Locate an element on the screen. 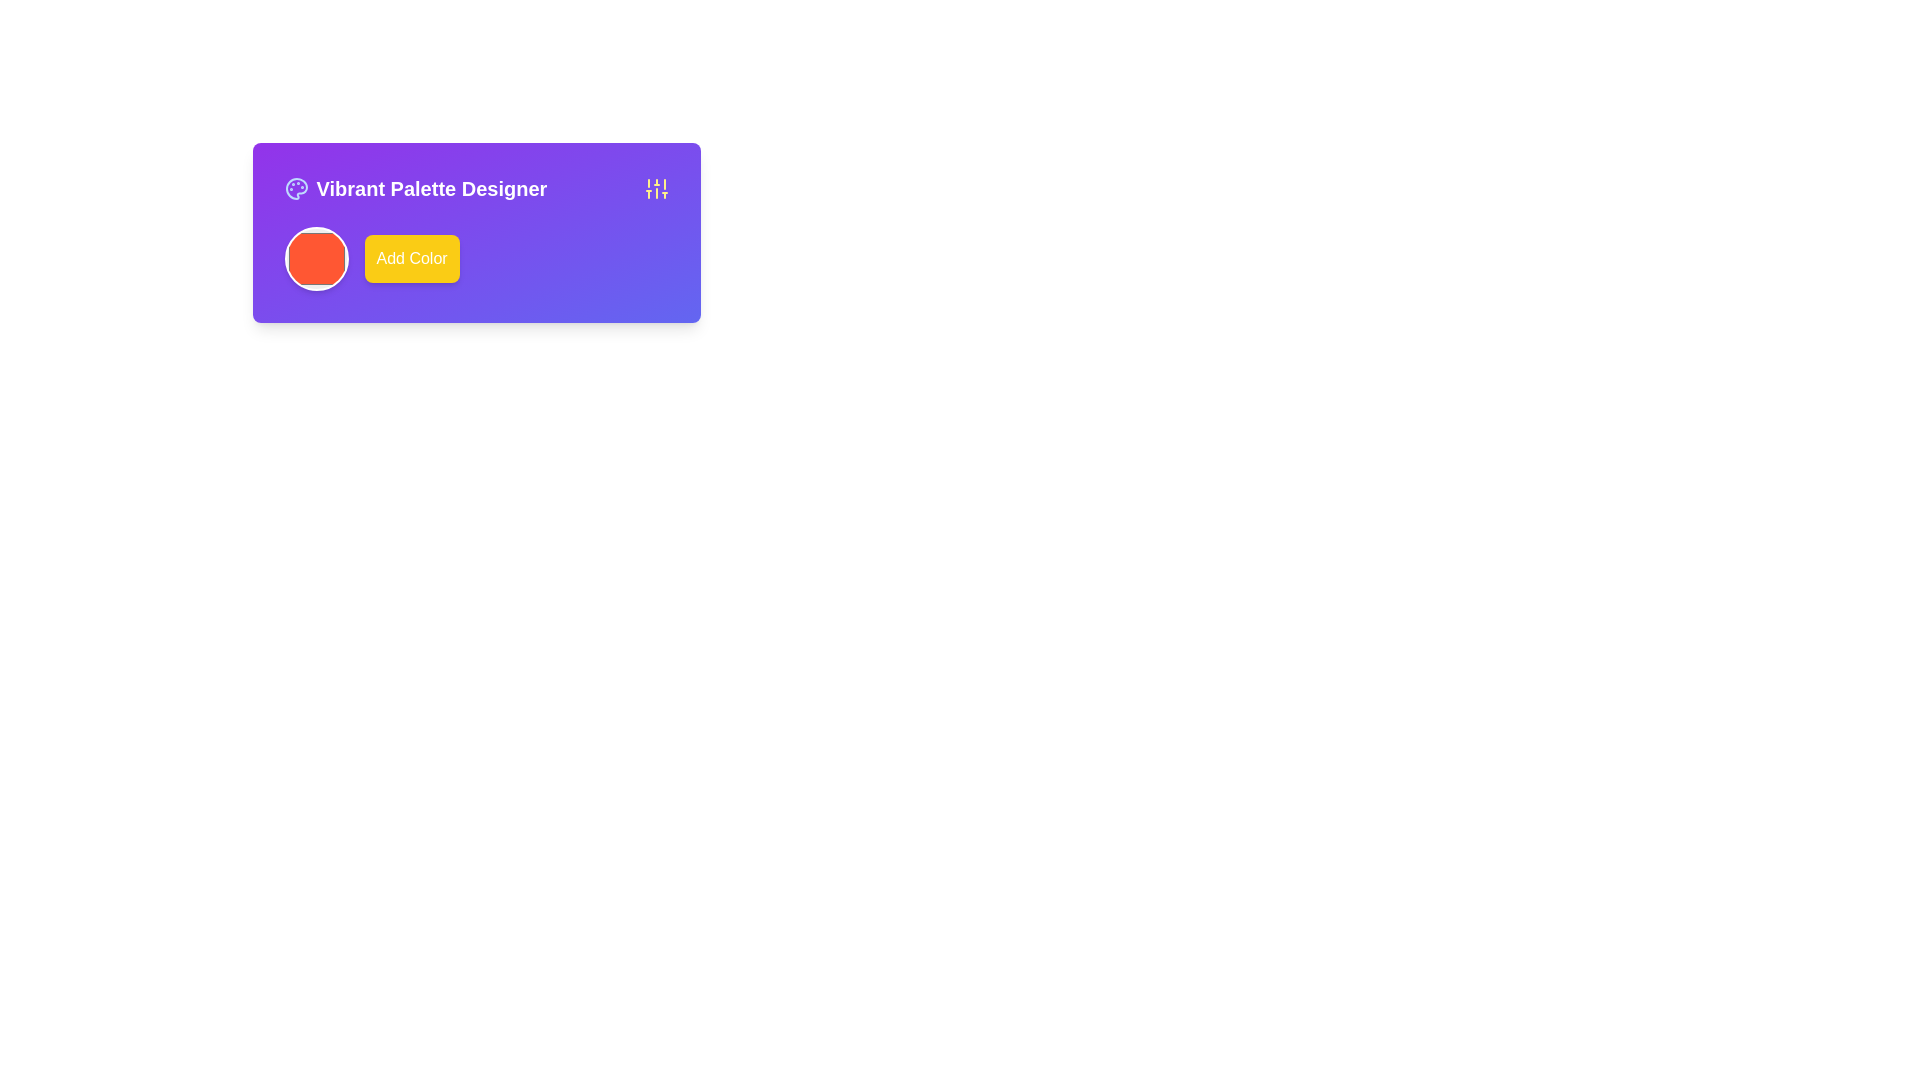 This screenshot has height=1080, width=1920. the decorative icon that represents a color palette or design concept, located at the top-left of the card titled 'Vibrant Palette Designer.' is located at coordinates (295, 189).